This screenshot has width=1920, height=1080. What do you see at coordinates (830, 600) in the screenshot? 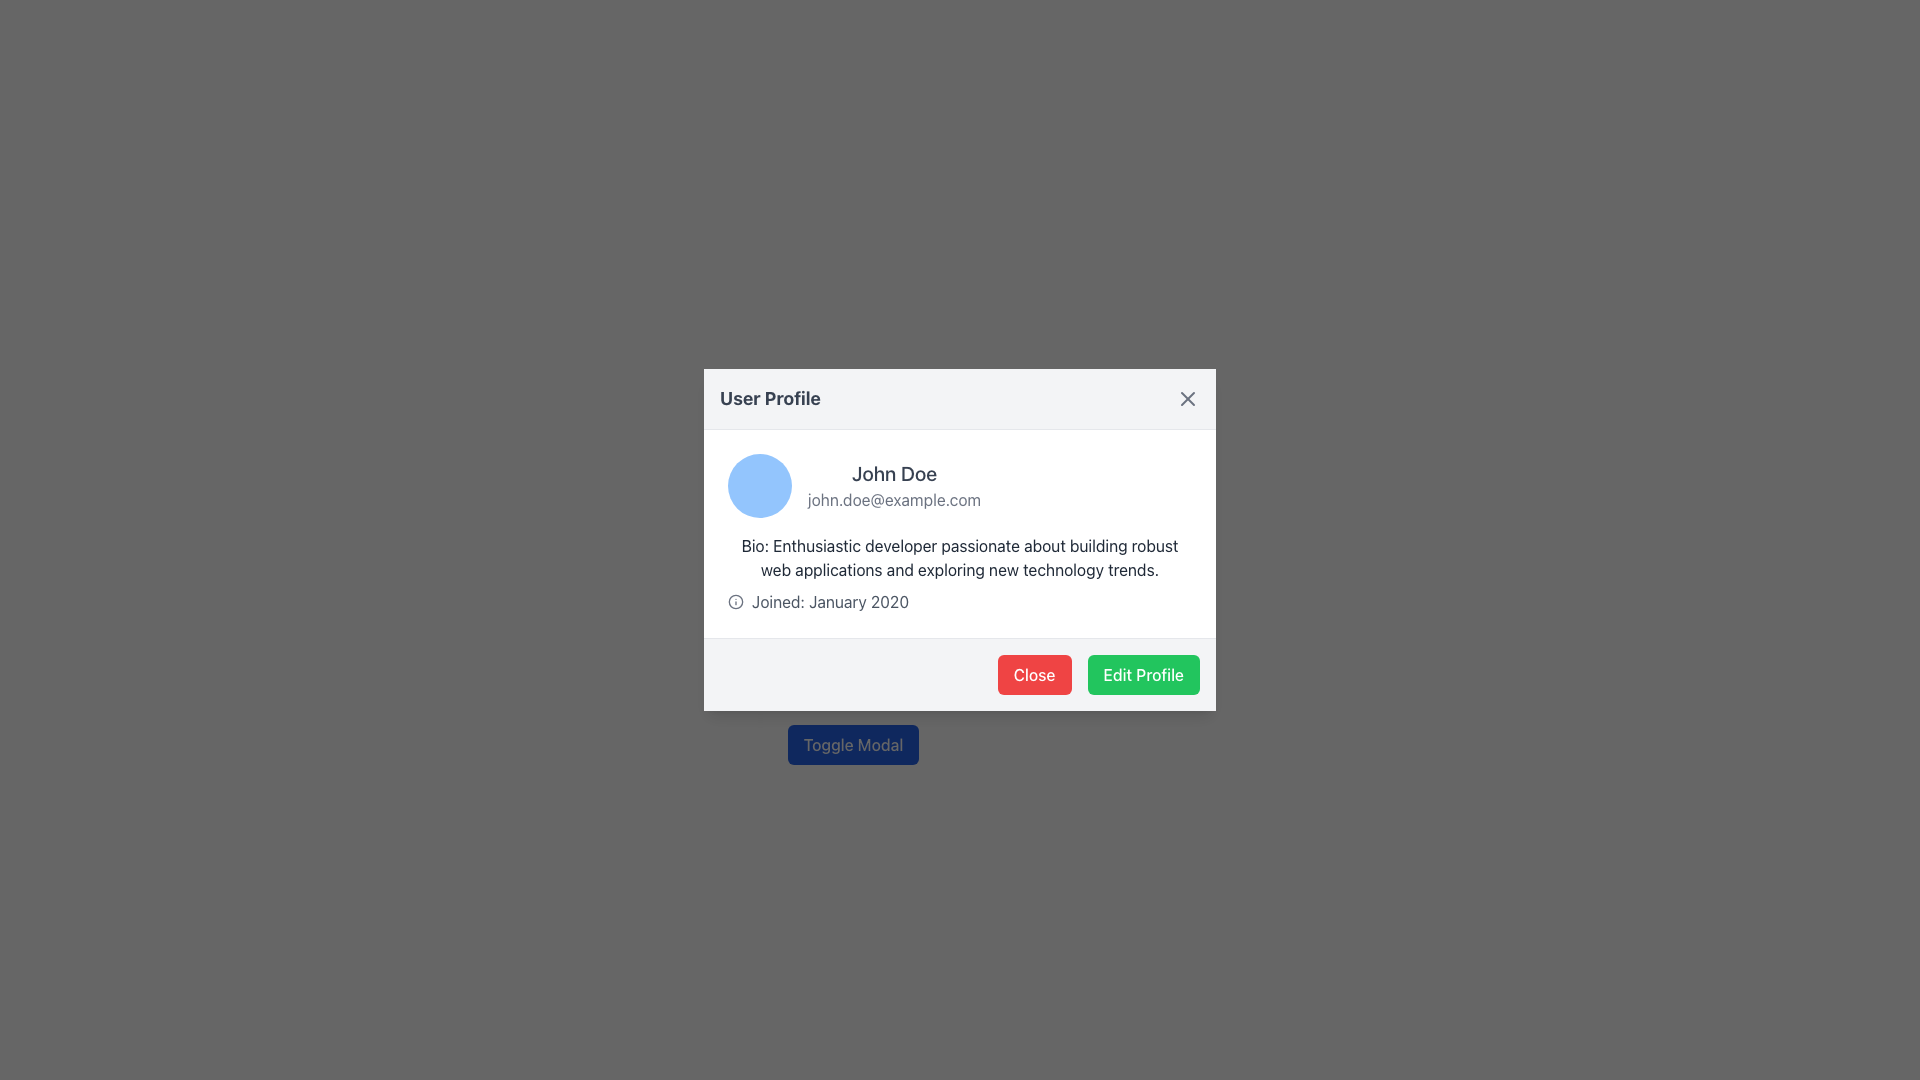
I see `the informational text label that indicates the user's joining date, positioned within the 'User Profile' modal dialog, to the right of a small circular icon and above the 'Close' and 'Edit Profile' buttons` at bounding box center [830, 600].